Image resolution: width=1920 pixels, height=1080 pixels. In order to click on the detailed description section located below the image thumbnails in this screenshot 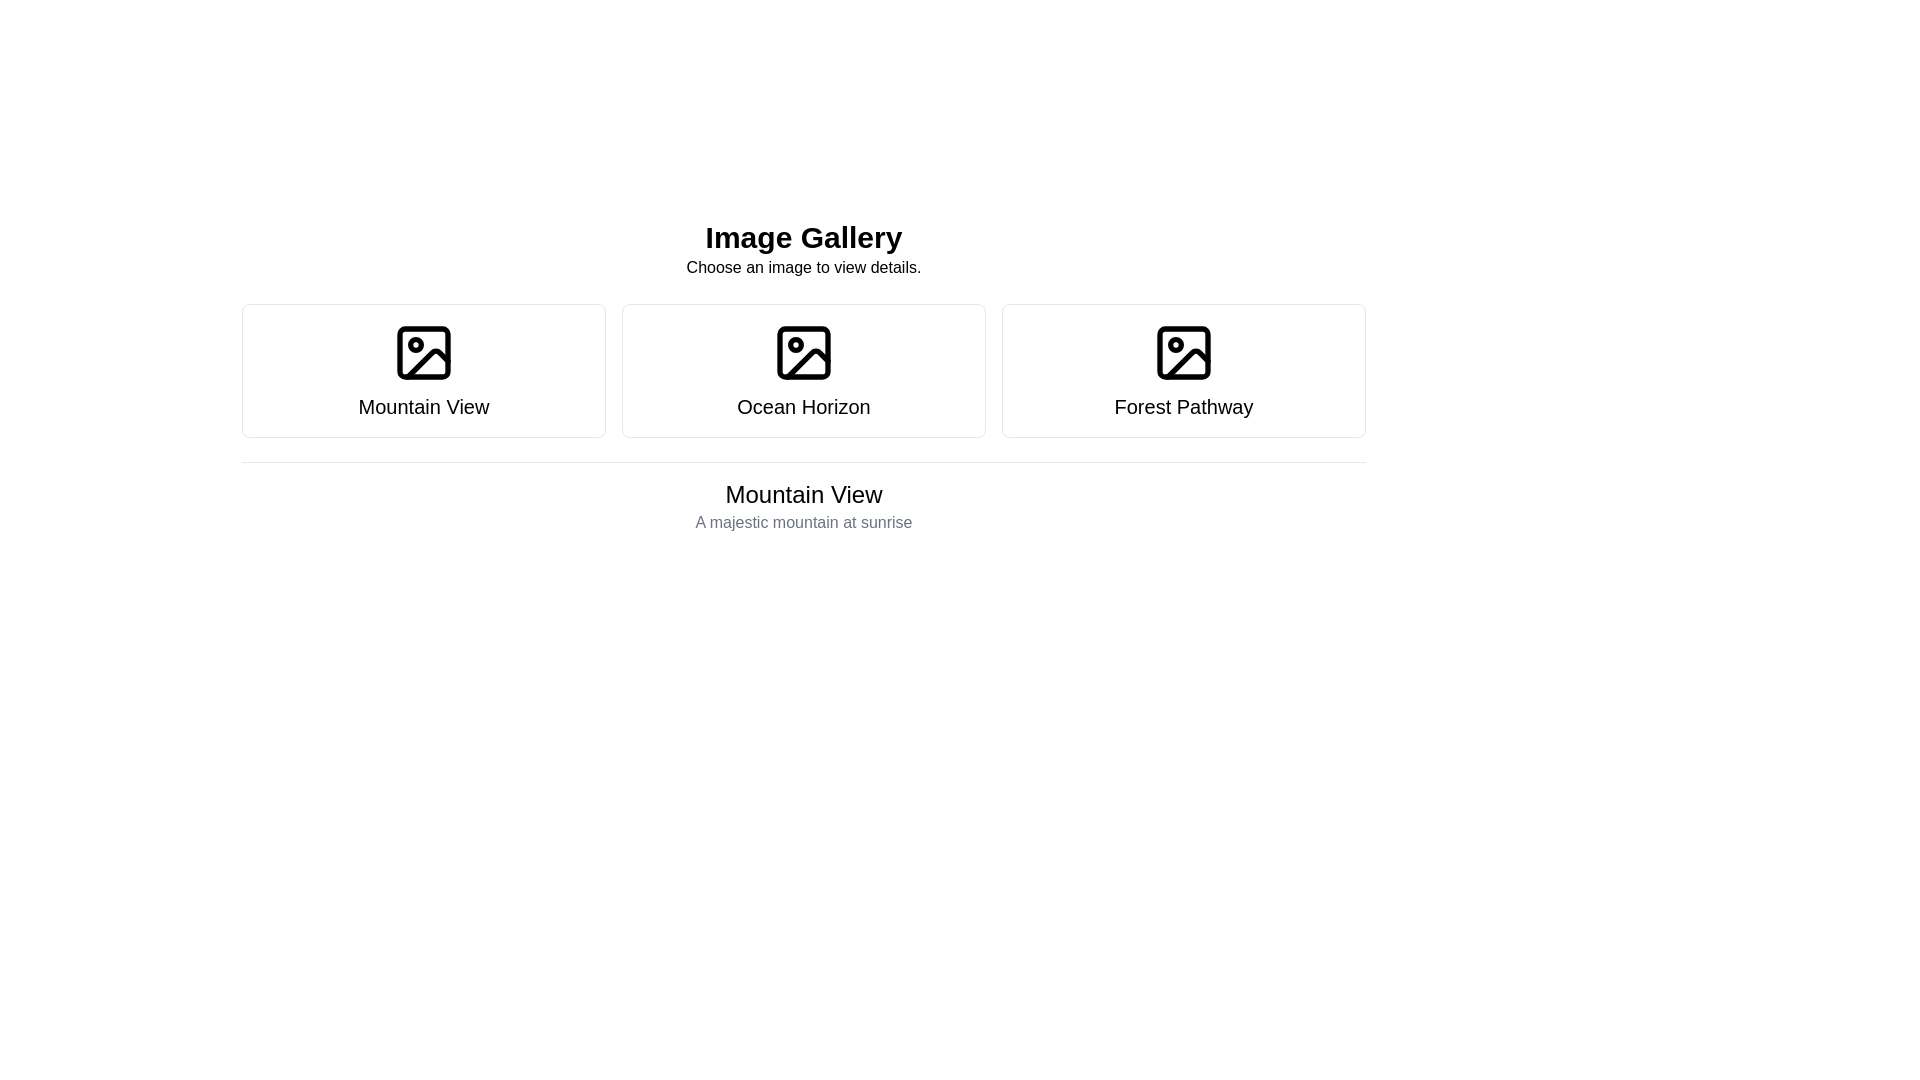, I will do `click(804, 505)`.